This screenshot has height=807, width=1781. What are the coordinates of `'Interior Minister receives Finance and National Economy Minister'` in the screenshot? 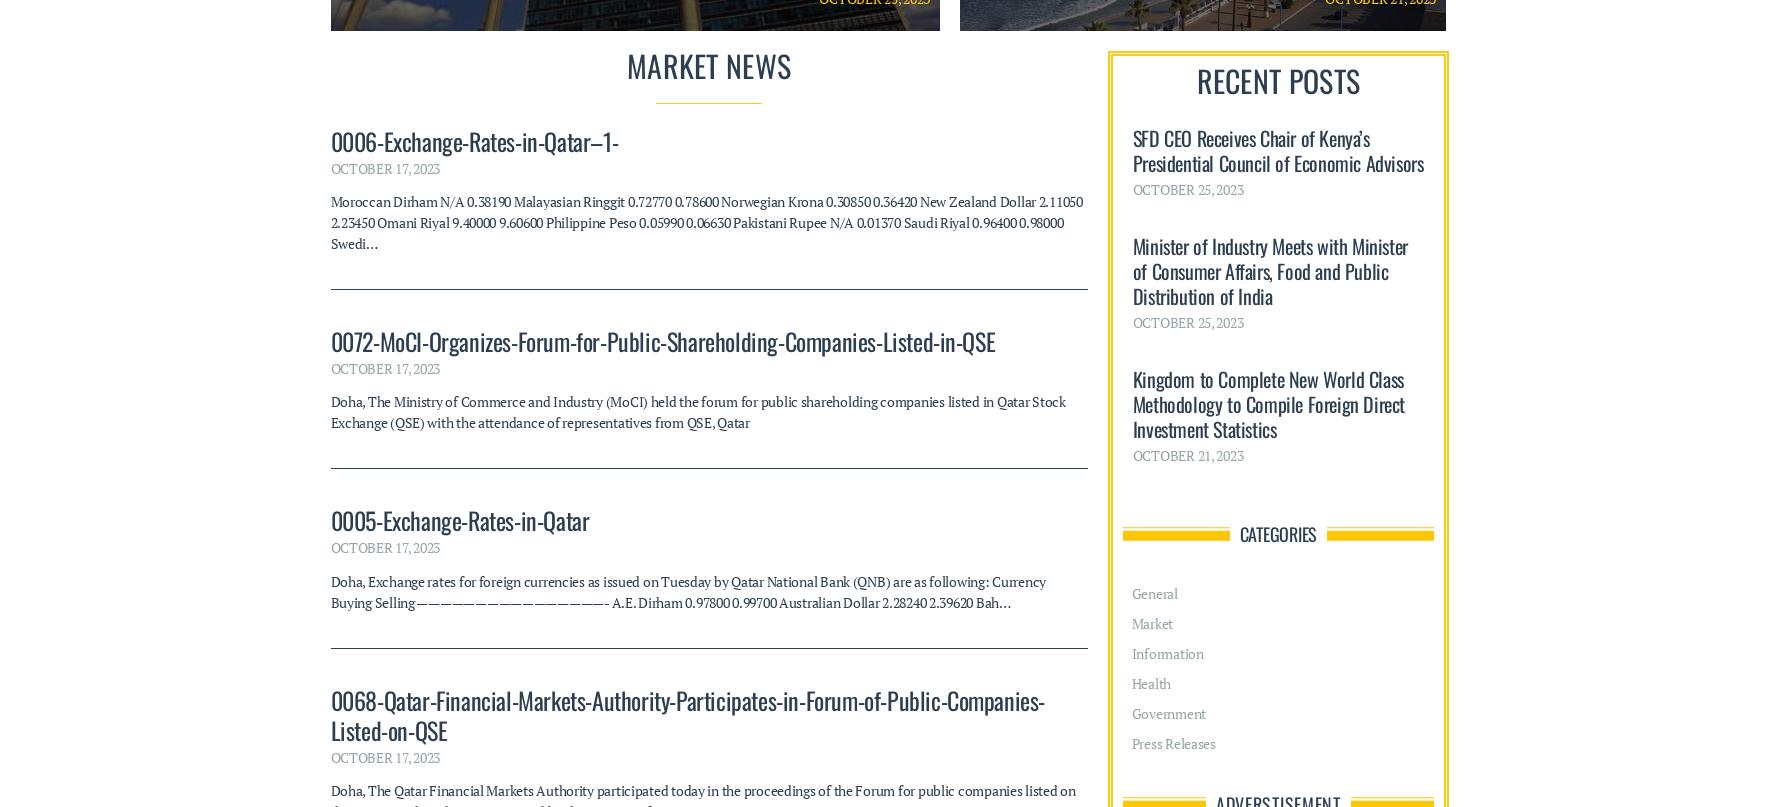 It's located at (330, 697).